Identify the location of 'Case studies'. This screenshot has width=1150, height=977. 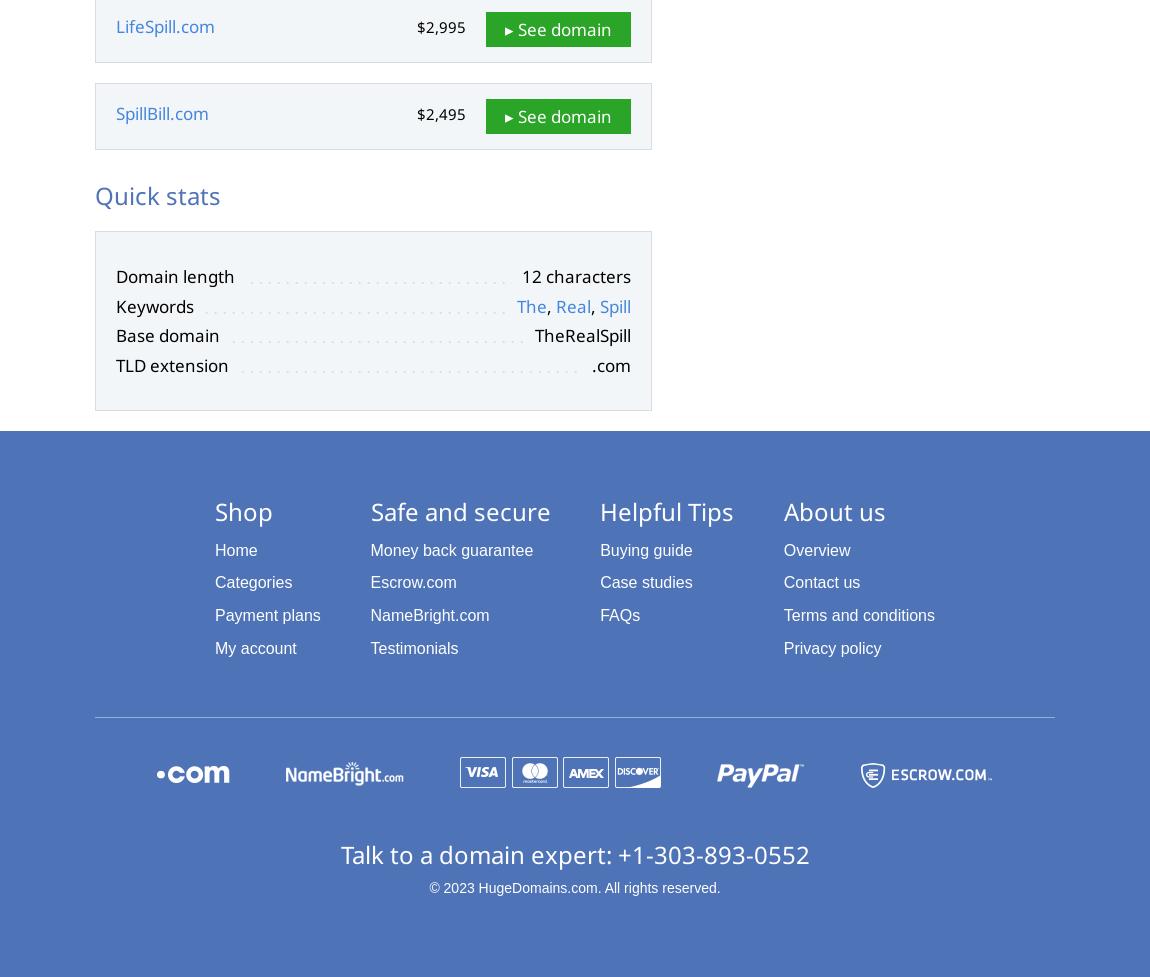
(644, 581).